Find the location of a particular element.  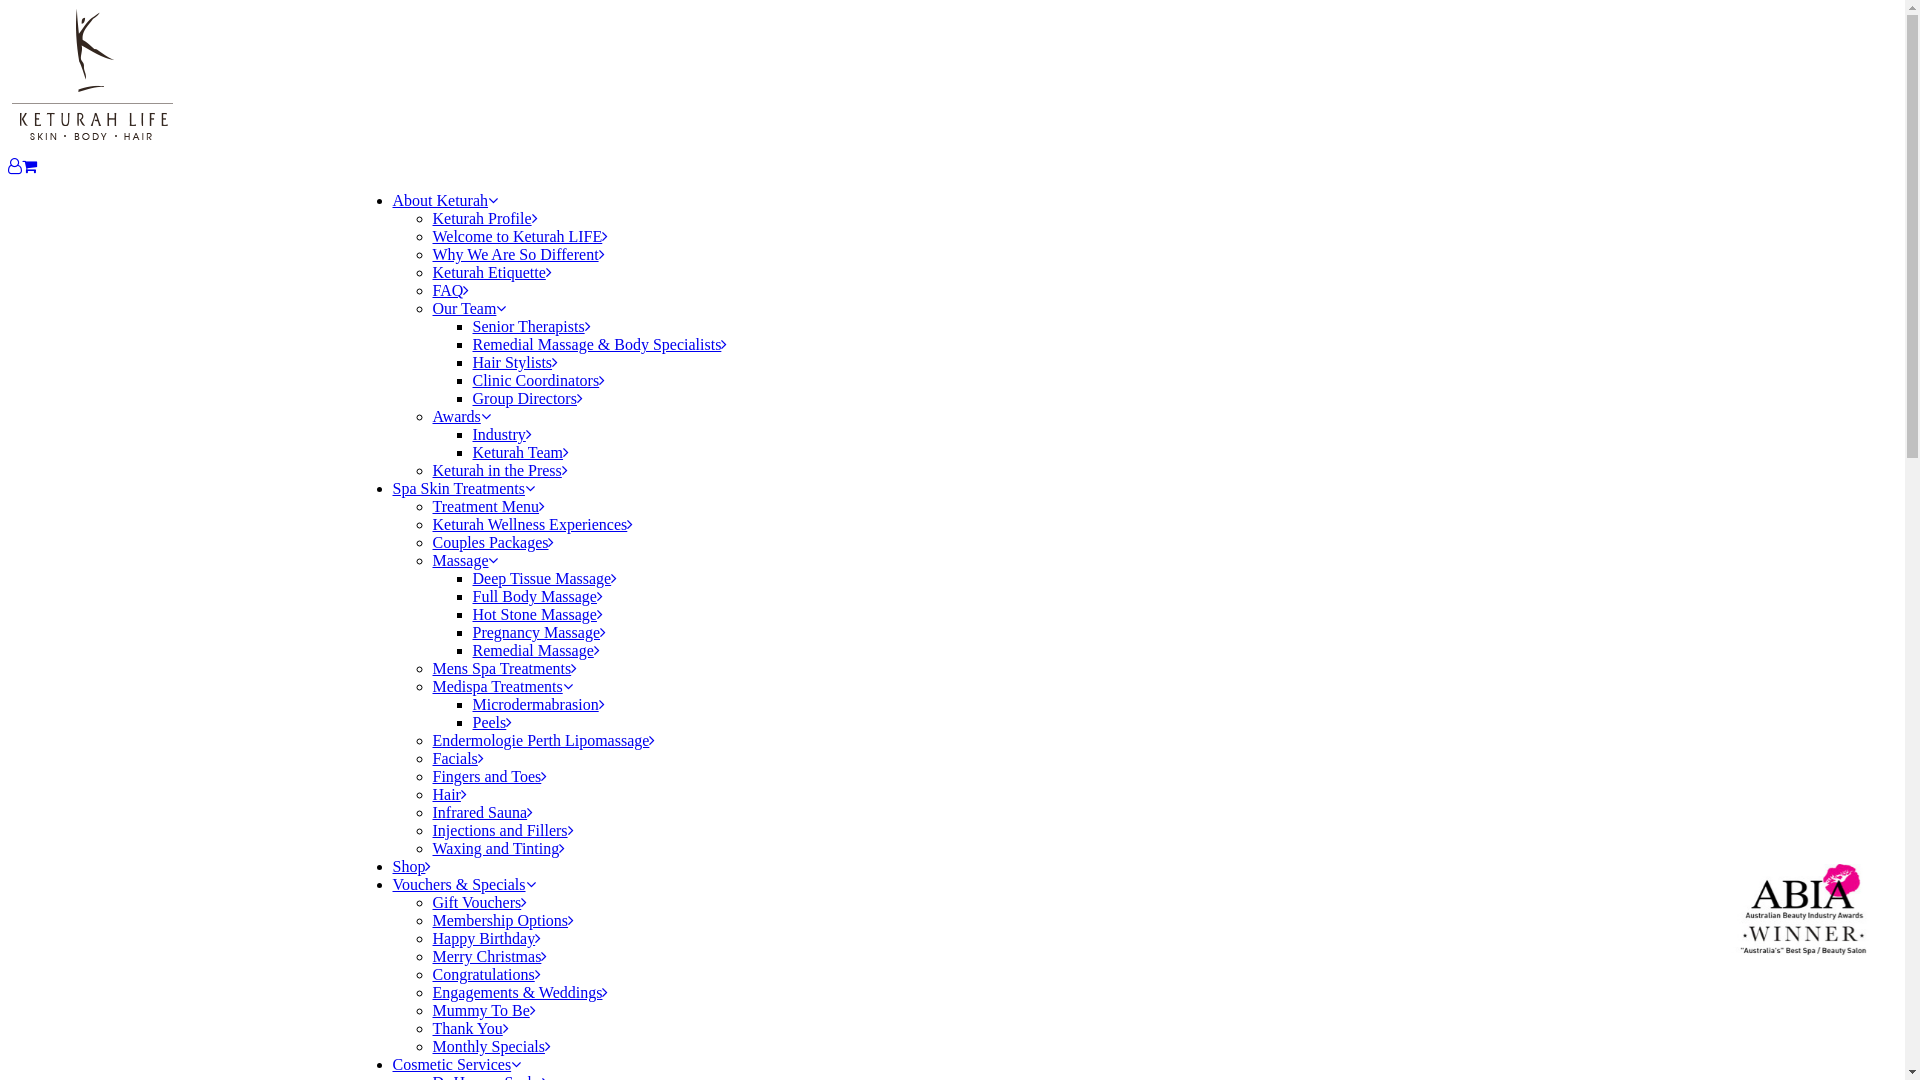

'Why We Are So Different' is located at coordinates (518, 253).